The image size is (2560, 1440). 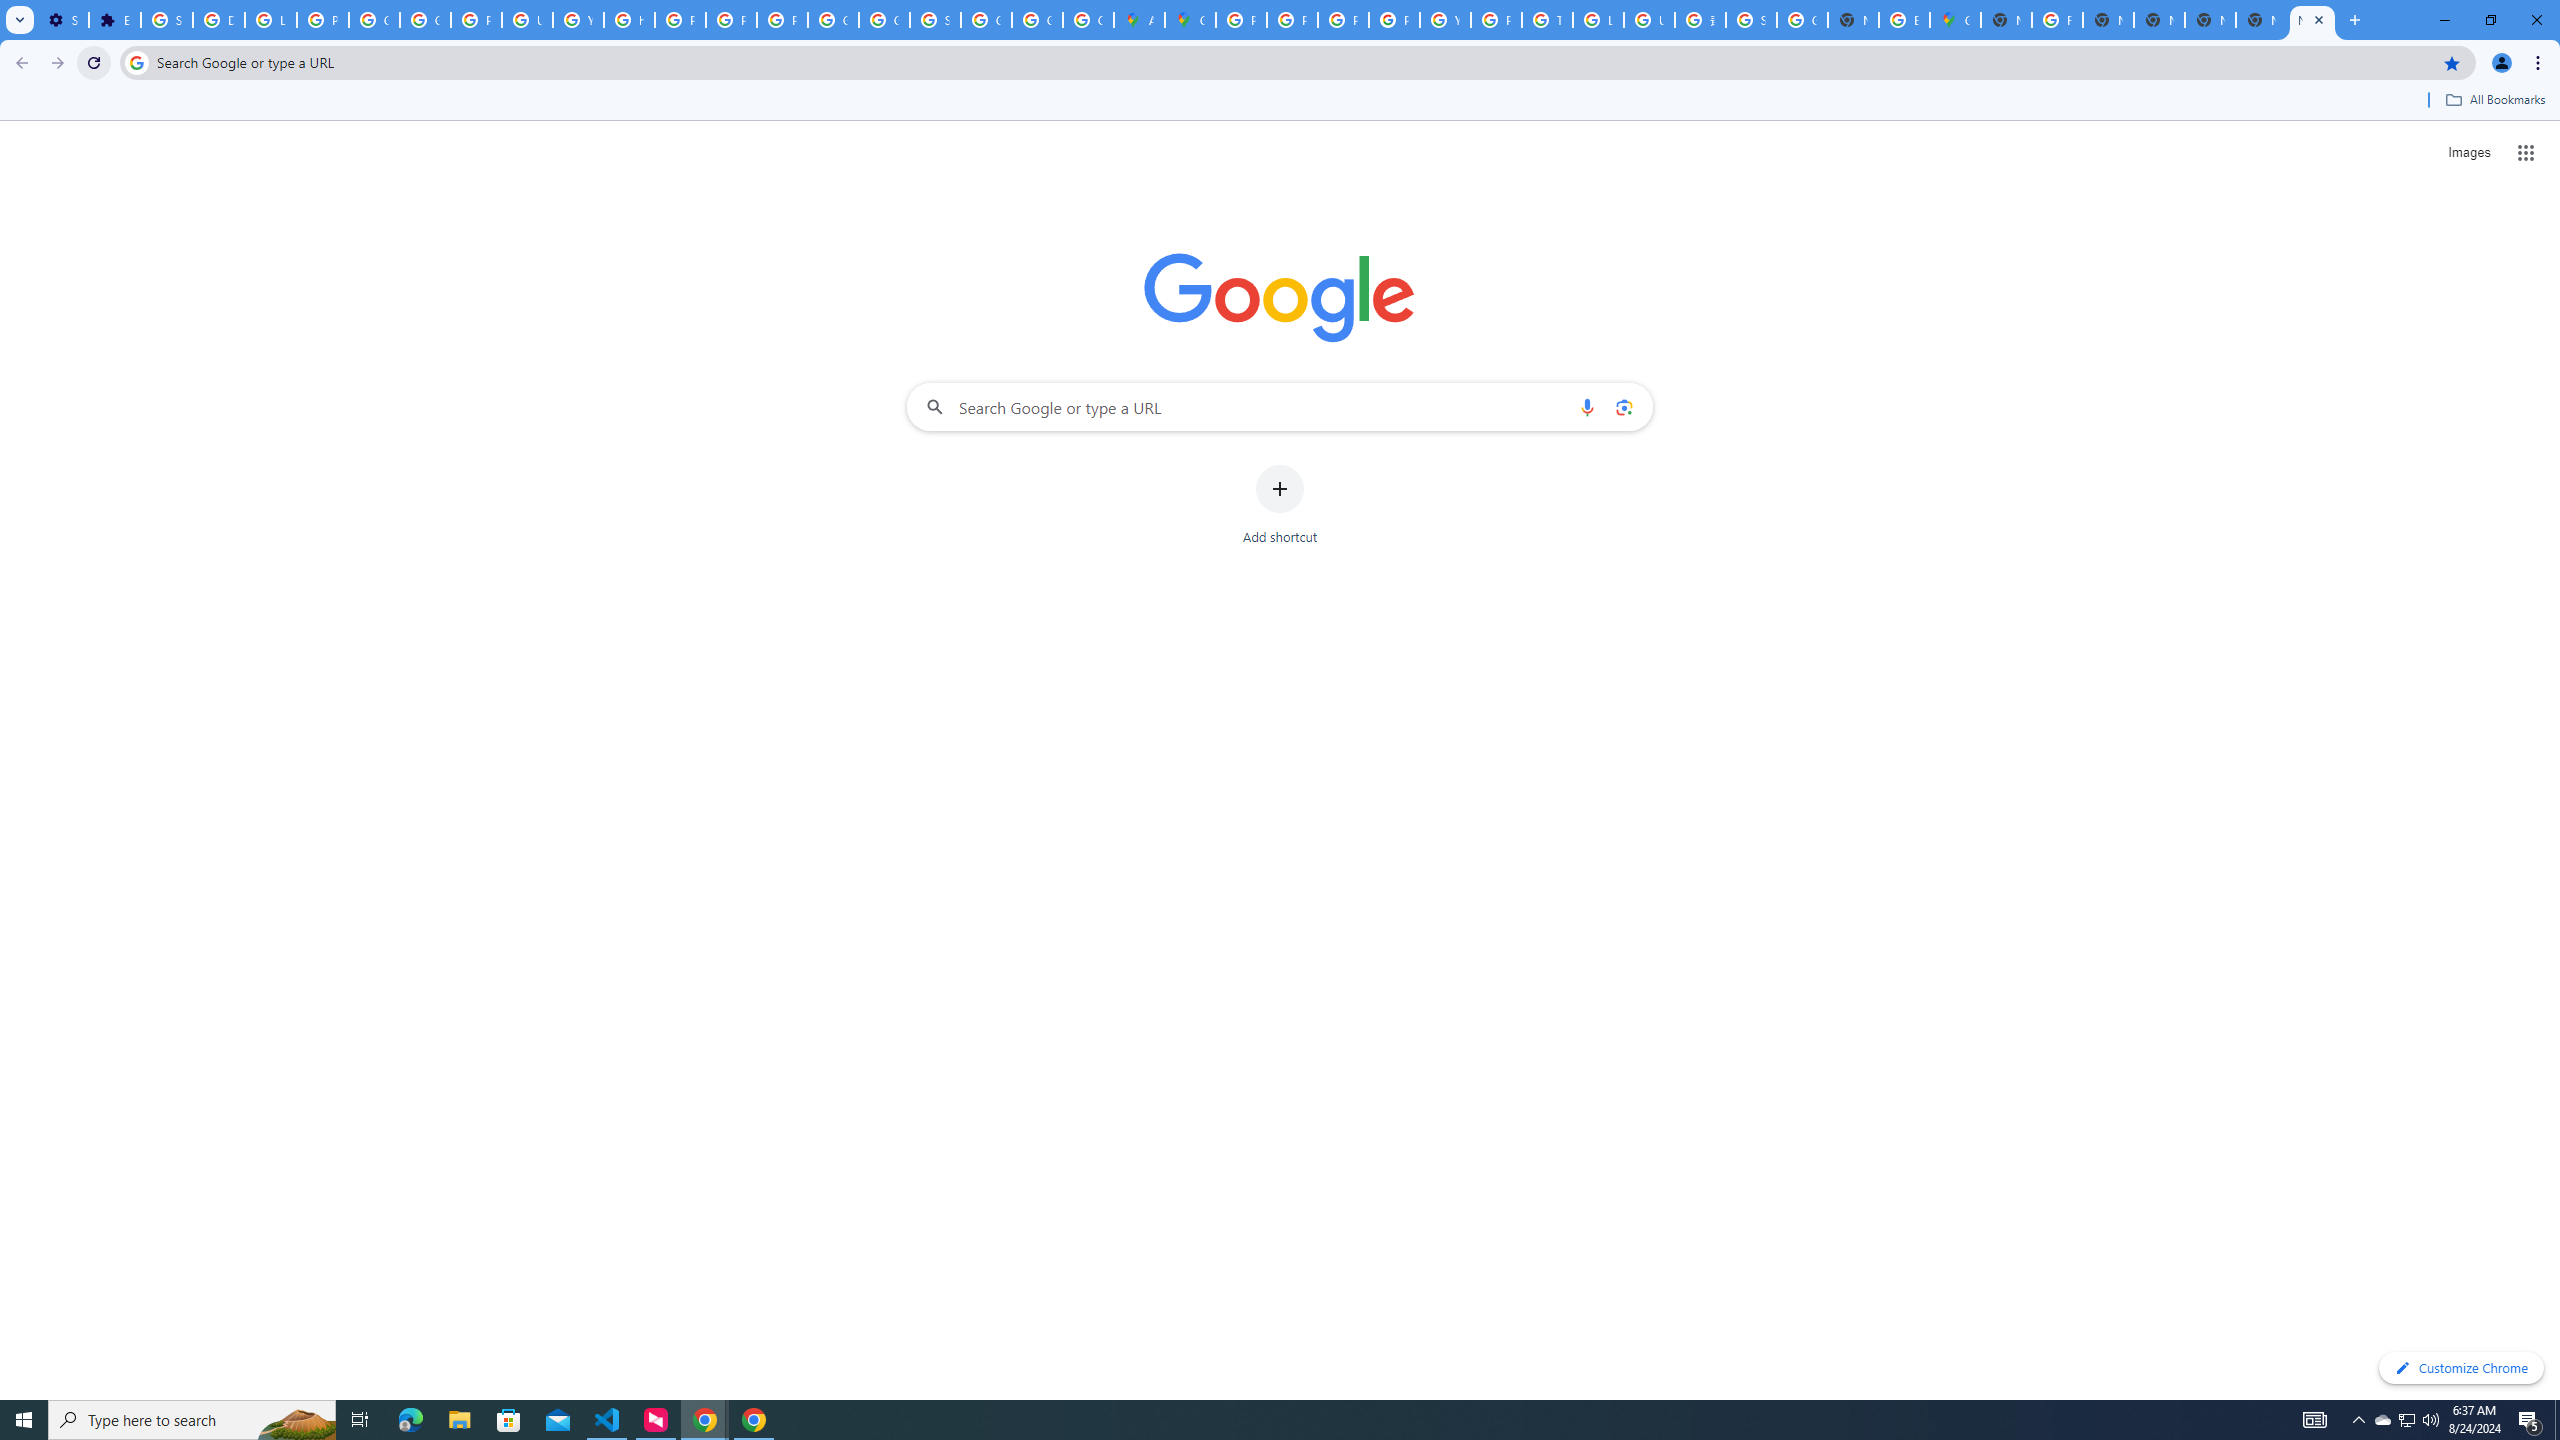 I want to click on 'Learn how to find your photos - Google Photos Help', so click(x=270, y=19).